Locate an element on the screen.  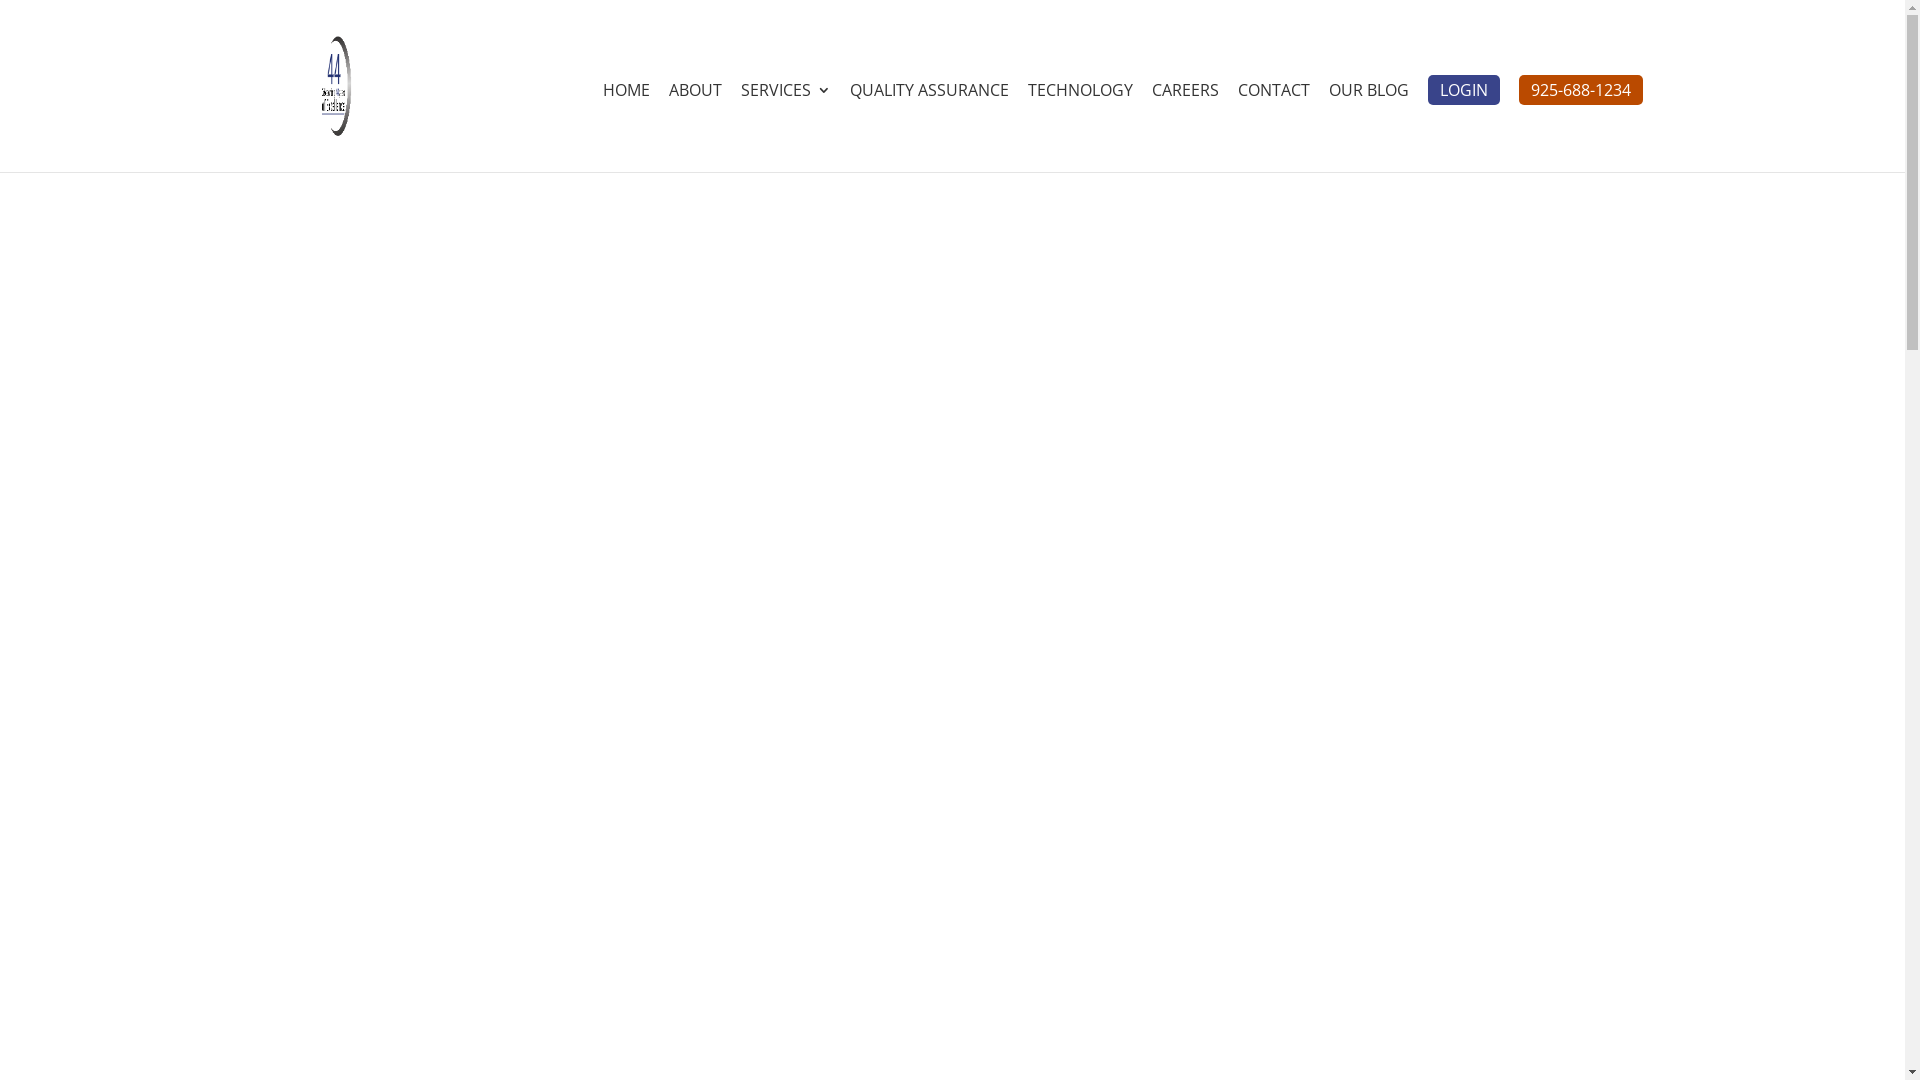
'925-688-1234' is located at coordinates (1517, 88).